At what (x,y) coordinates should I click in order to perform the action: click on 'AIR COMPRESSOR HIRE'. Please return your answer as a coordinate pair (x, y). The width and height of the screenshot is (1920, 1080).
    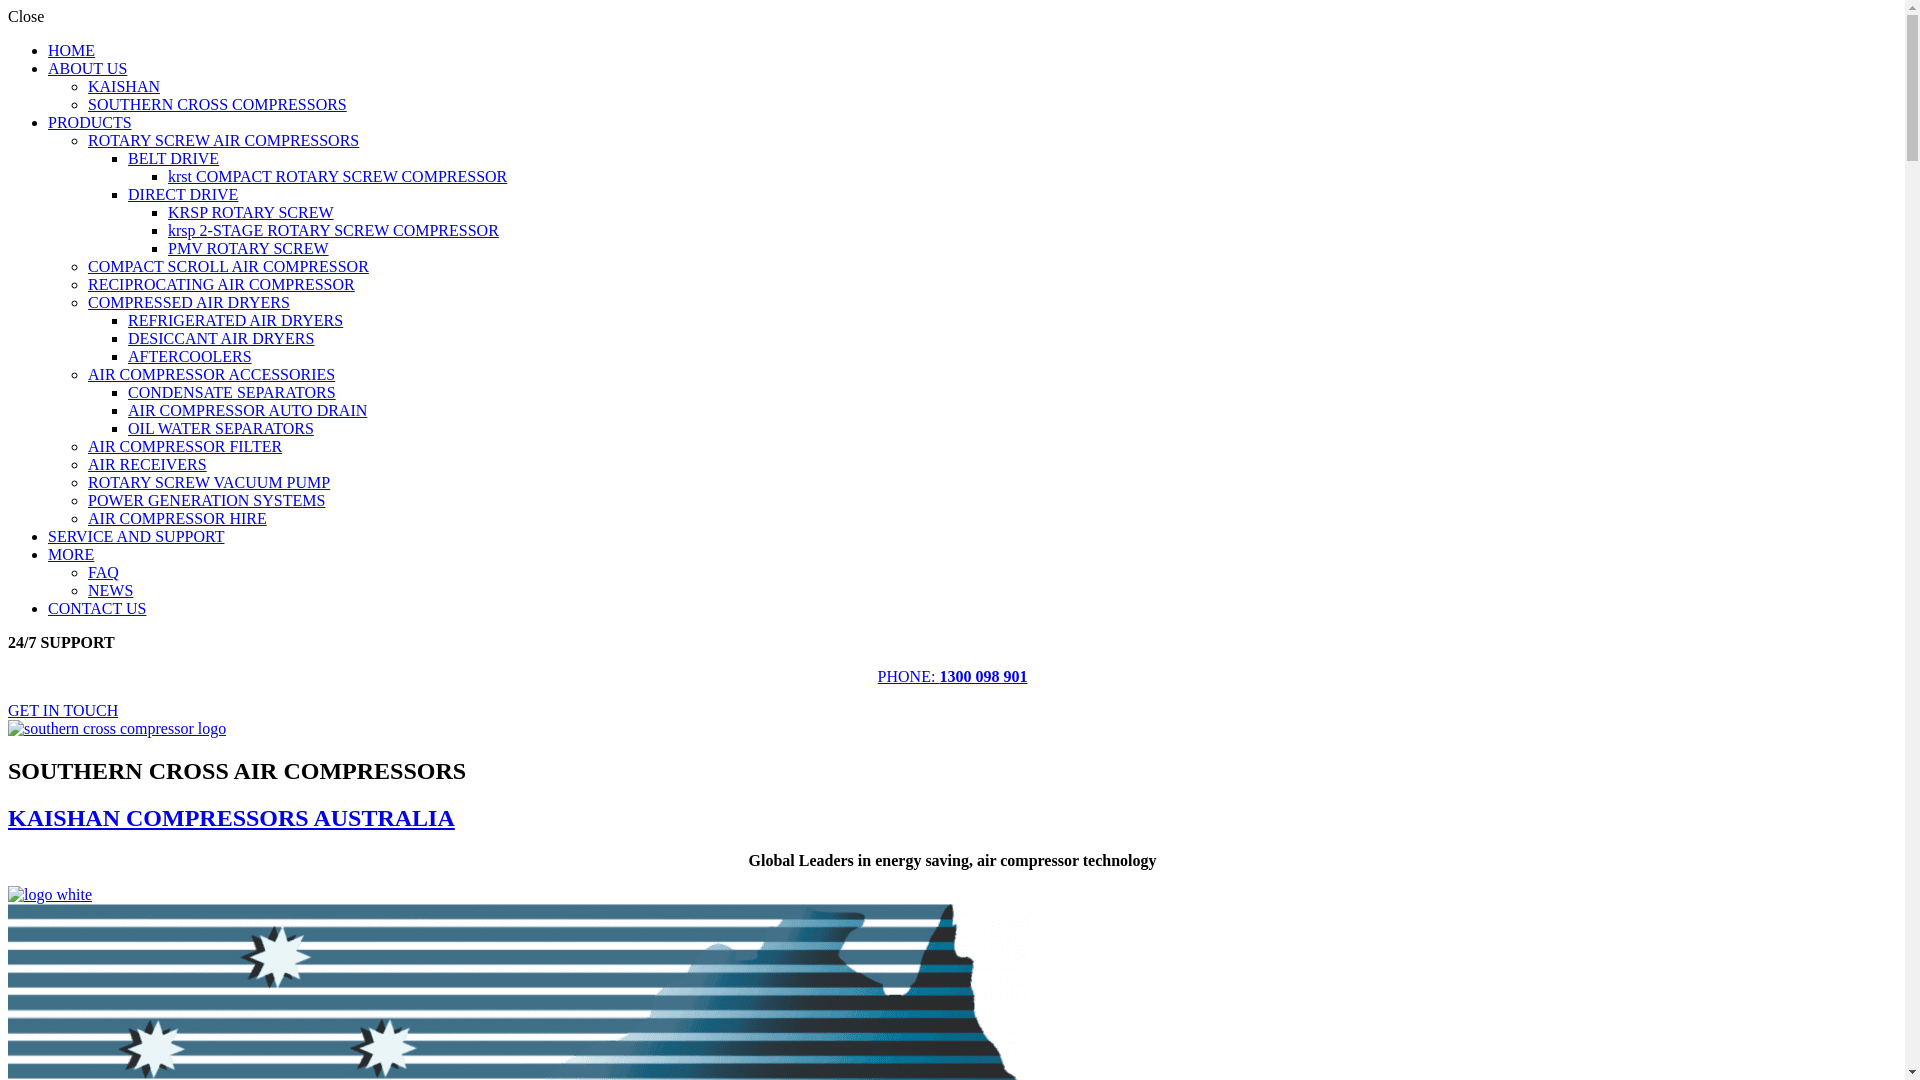
    Looking at the image, I should click on (177, 517).